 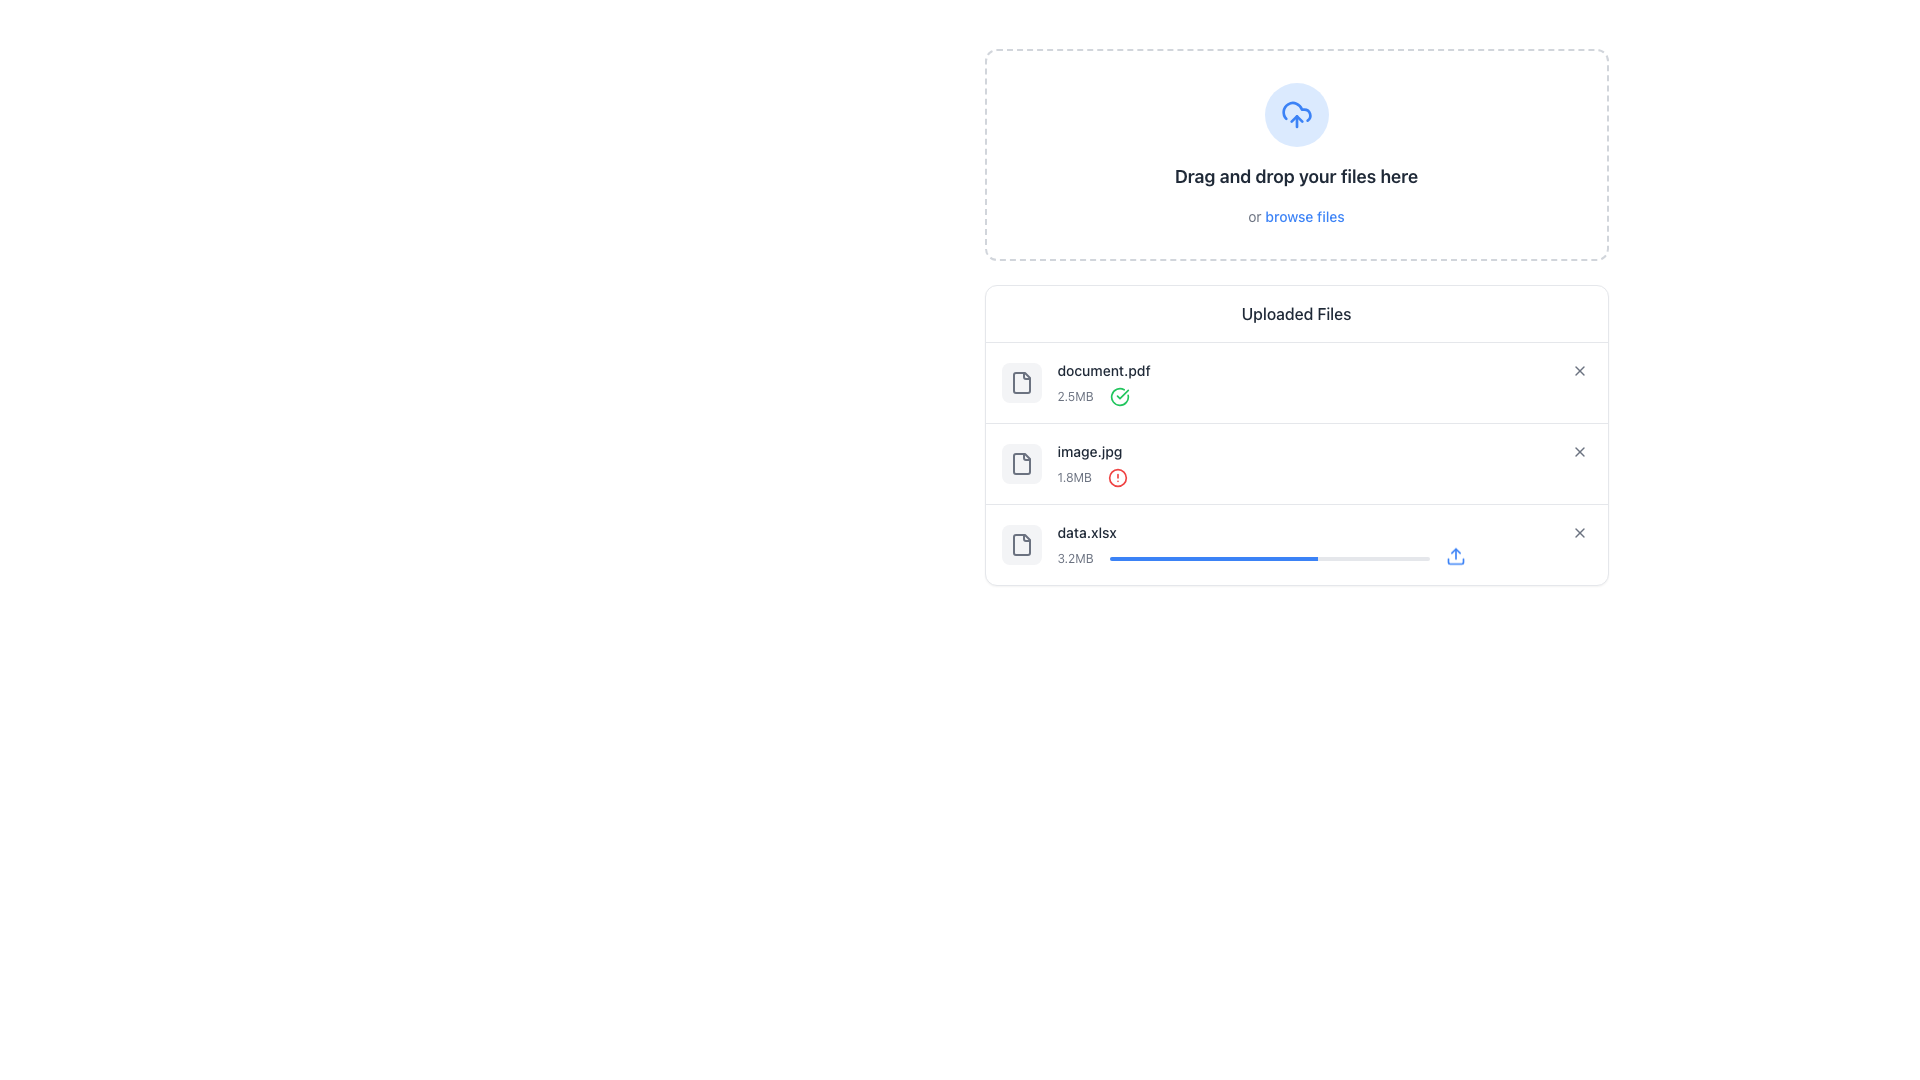 What do you see at coordinates (1021, 463) in the screenshot?
I see `the gray-colored file icon with rounded corners and a paper-like tab, which is centrally located in a group of file-related icons within a light gray rounded rectangle` at bounding box center [1021, 463].